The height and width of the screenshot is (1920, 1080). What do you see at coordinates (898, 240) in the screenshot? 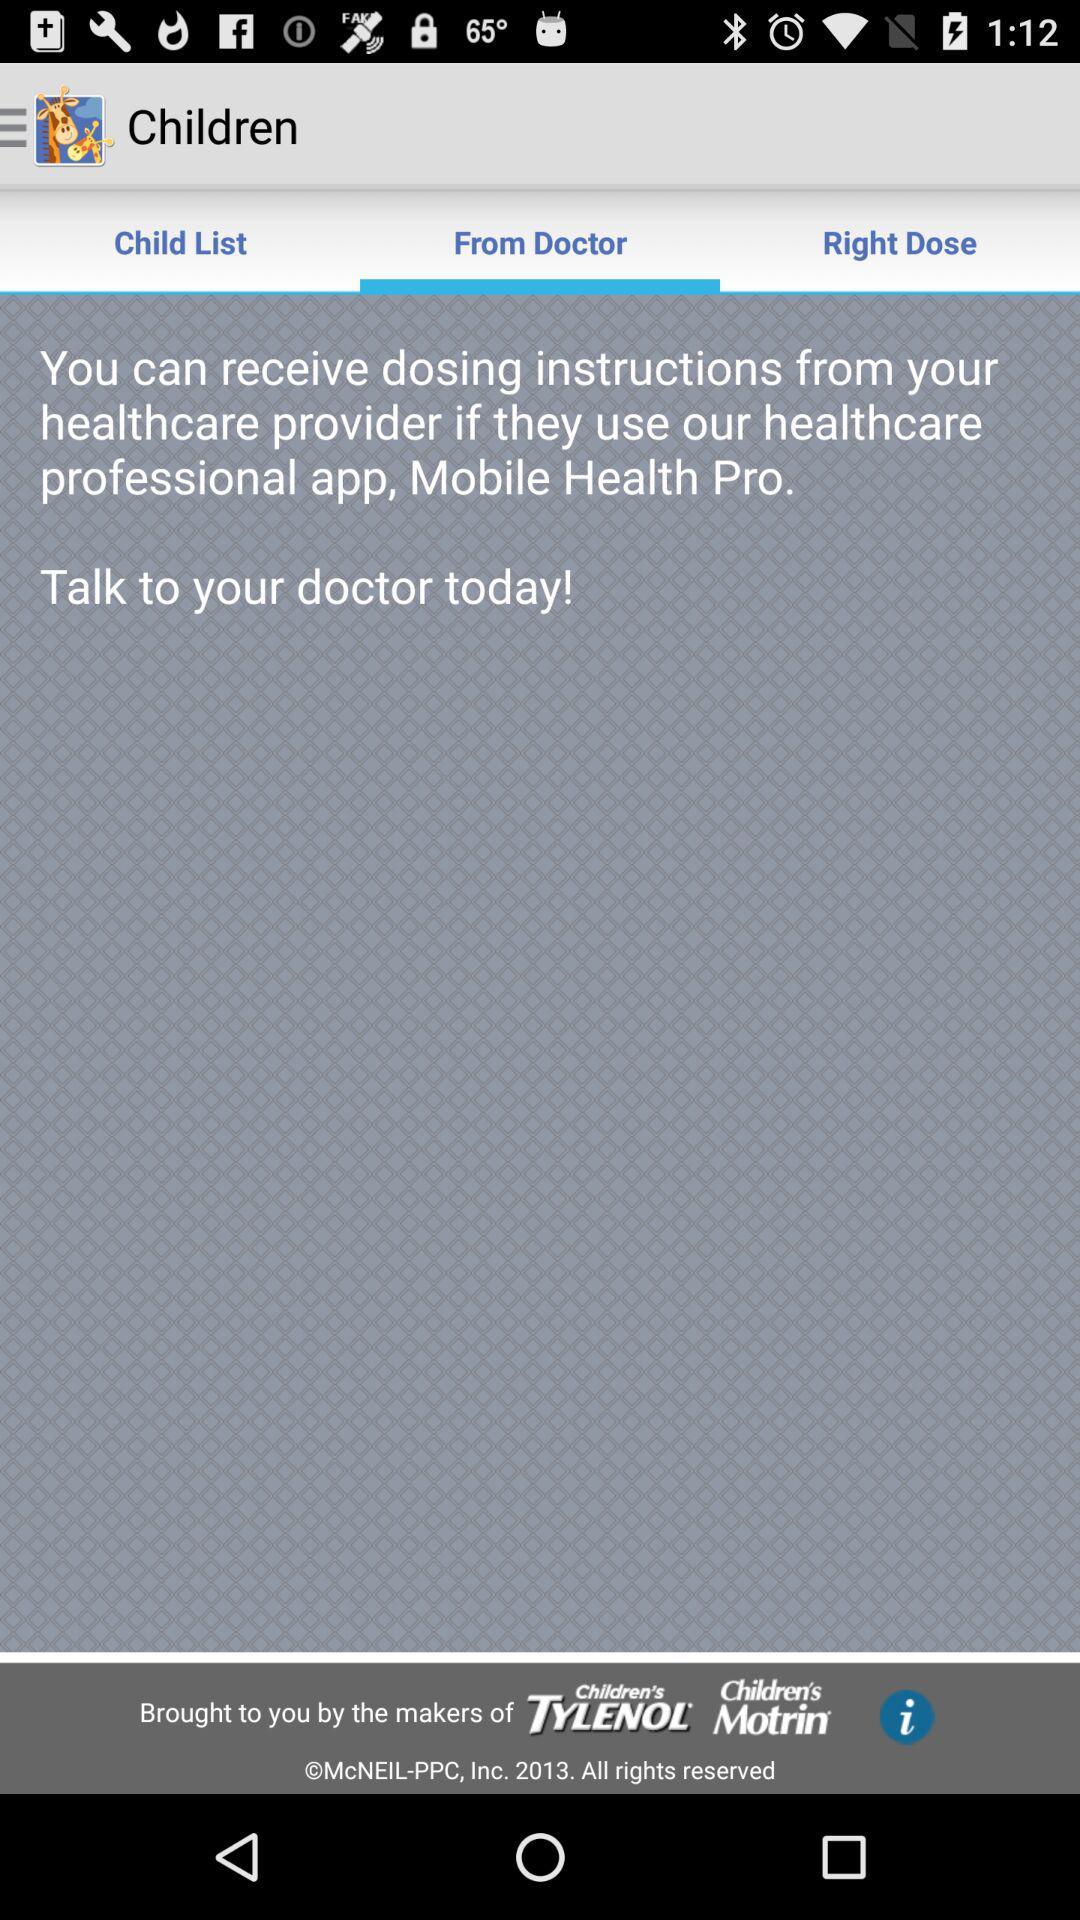
I see `the icon above the you can receive` at bounding box center [898, 240].